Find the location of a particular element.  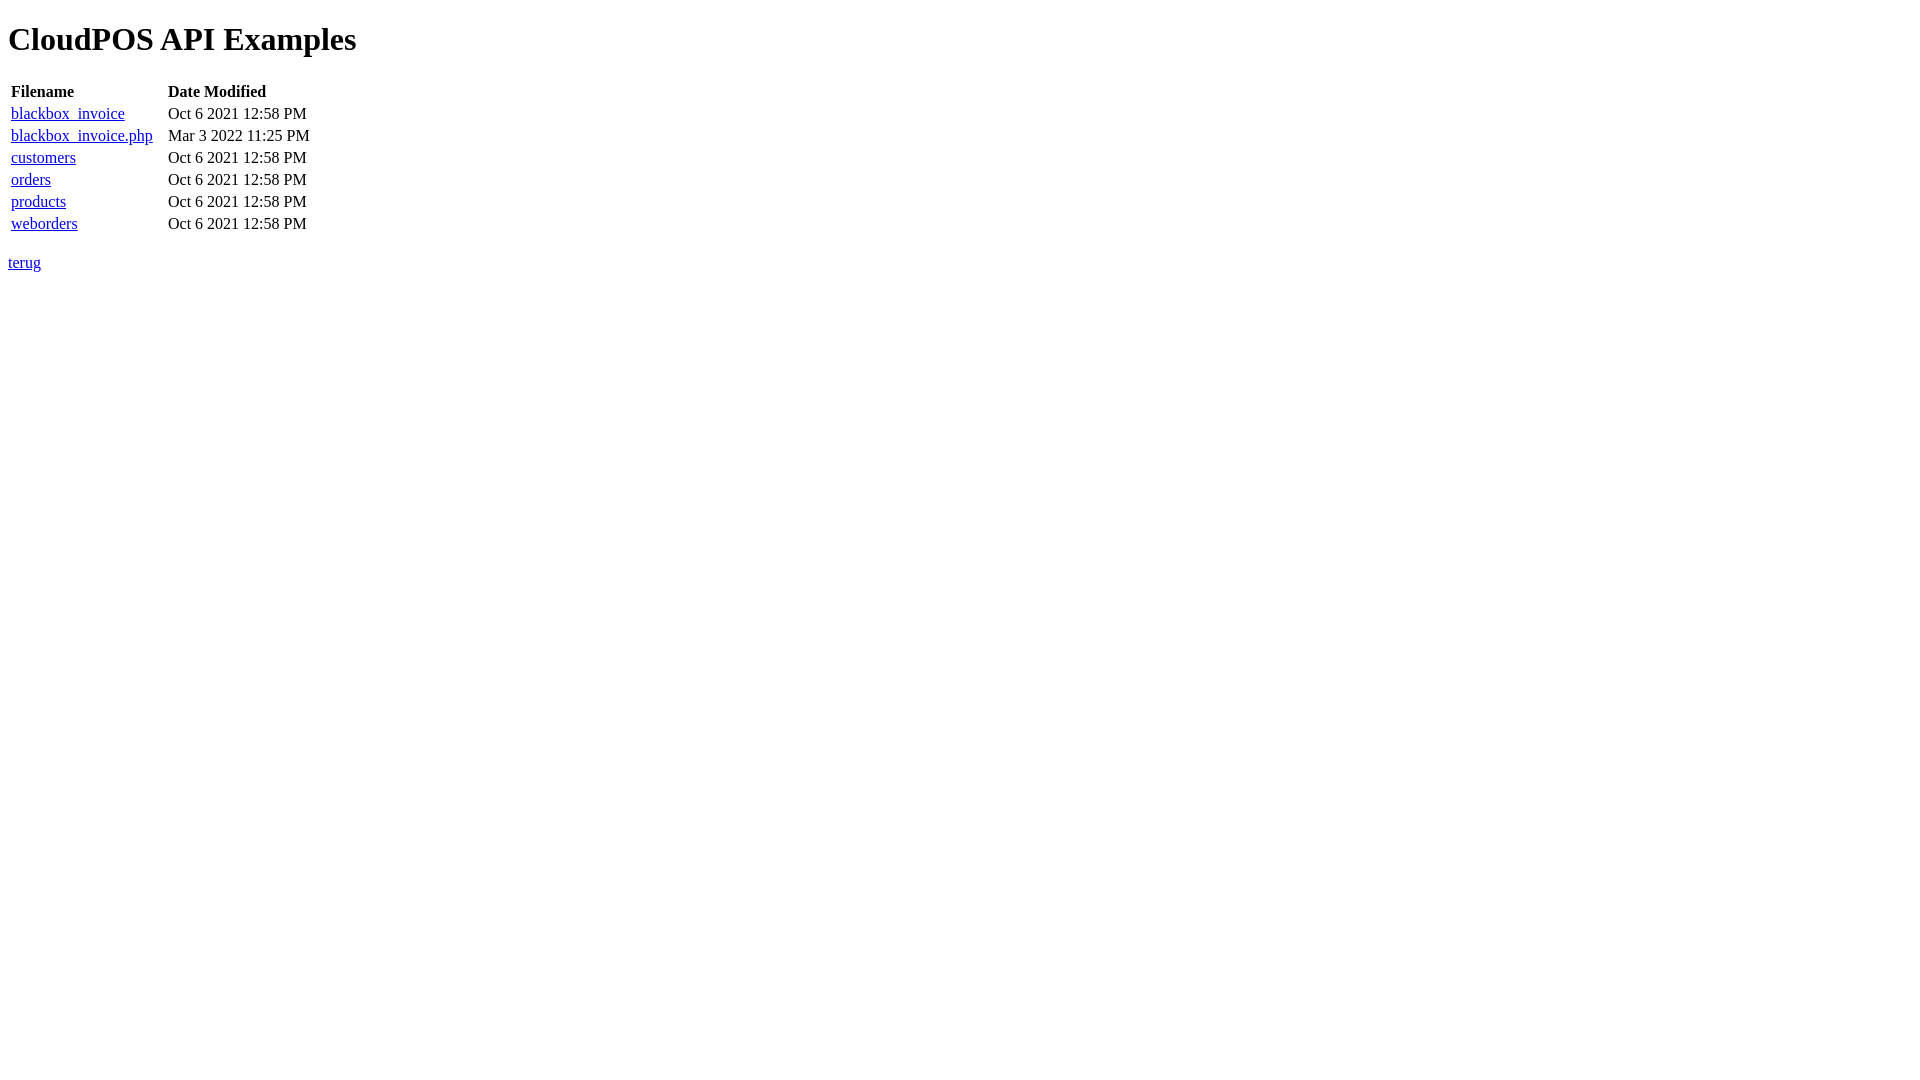

'blackbox_invoice.php' is located at coordinates (80, 135).